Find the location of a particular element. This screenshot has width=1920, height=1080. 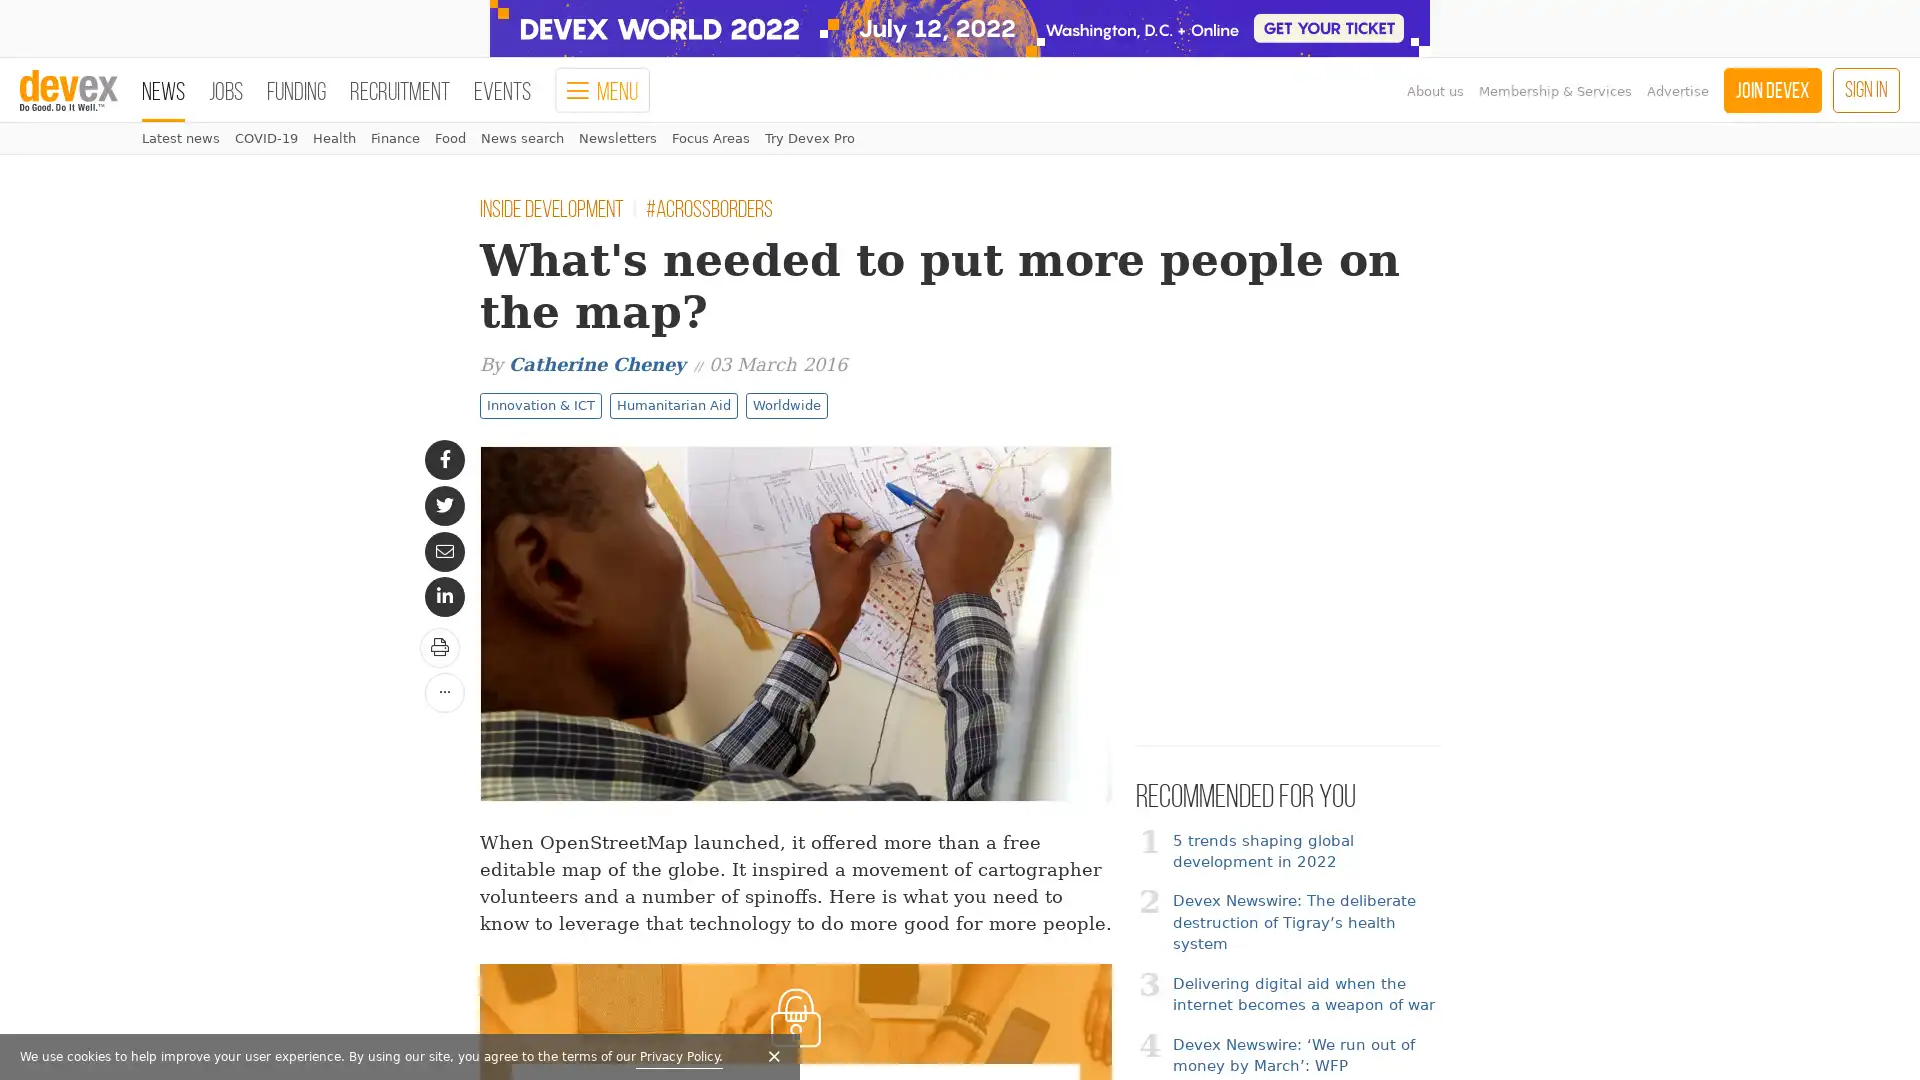

Menu is located at coordinates (601, 90).